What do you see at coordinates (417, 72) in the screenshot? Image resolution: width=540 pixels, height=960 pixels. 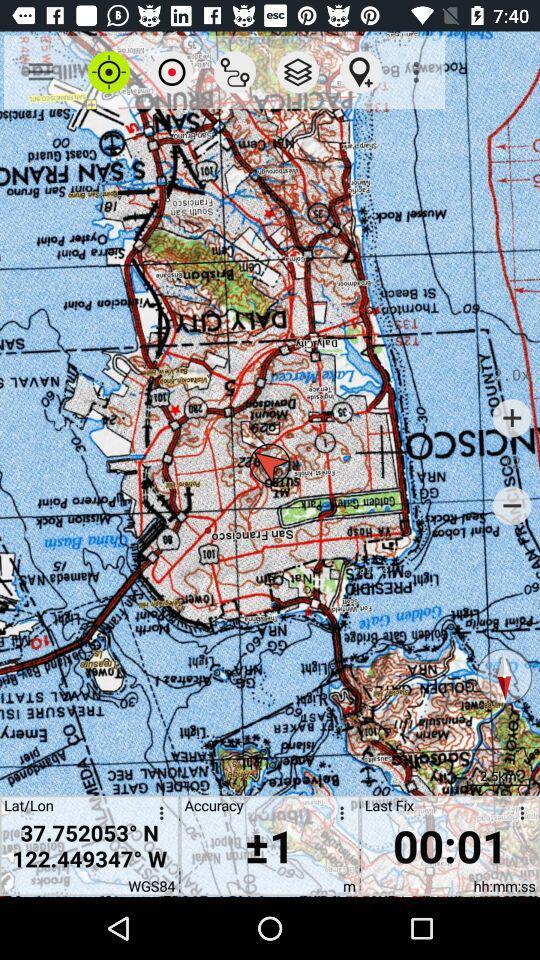 I see `the icon above last fix icon` at bounding box center [417, 72].